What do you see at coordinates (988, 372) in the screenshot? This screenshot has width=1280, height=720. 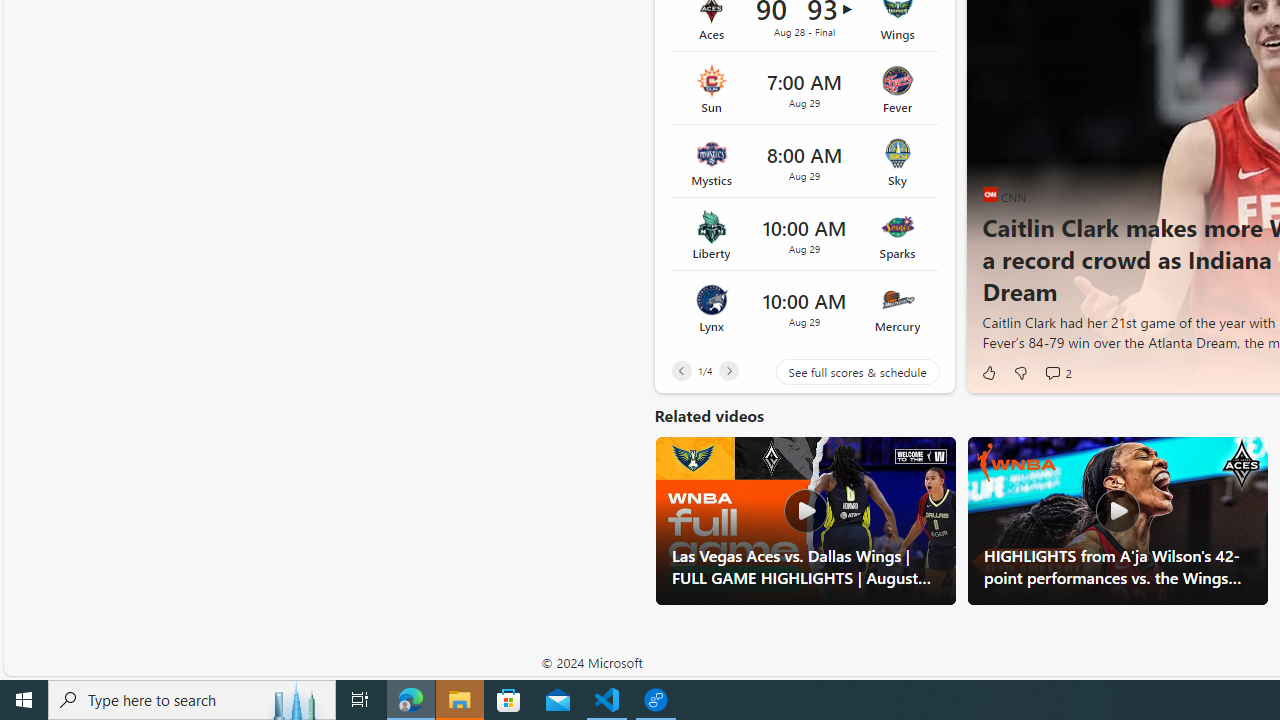 I see `'Like'` at bounding box center [988, 372].